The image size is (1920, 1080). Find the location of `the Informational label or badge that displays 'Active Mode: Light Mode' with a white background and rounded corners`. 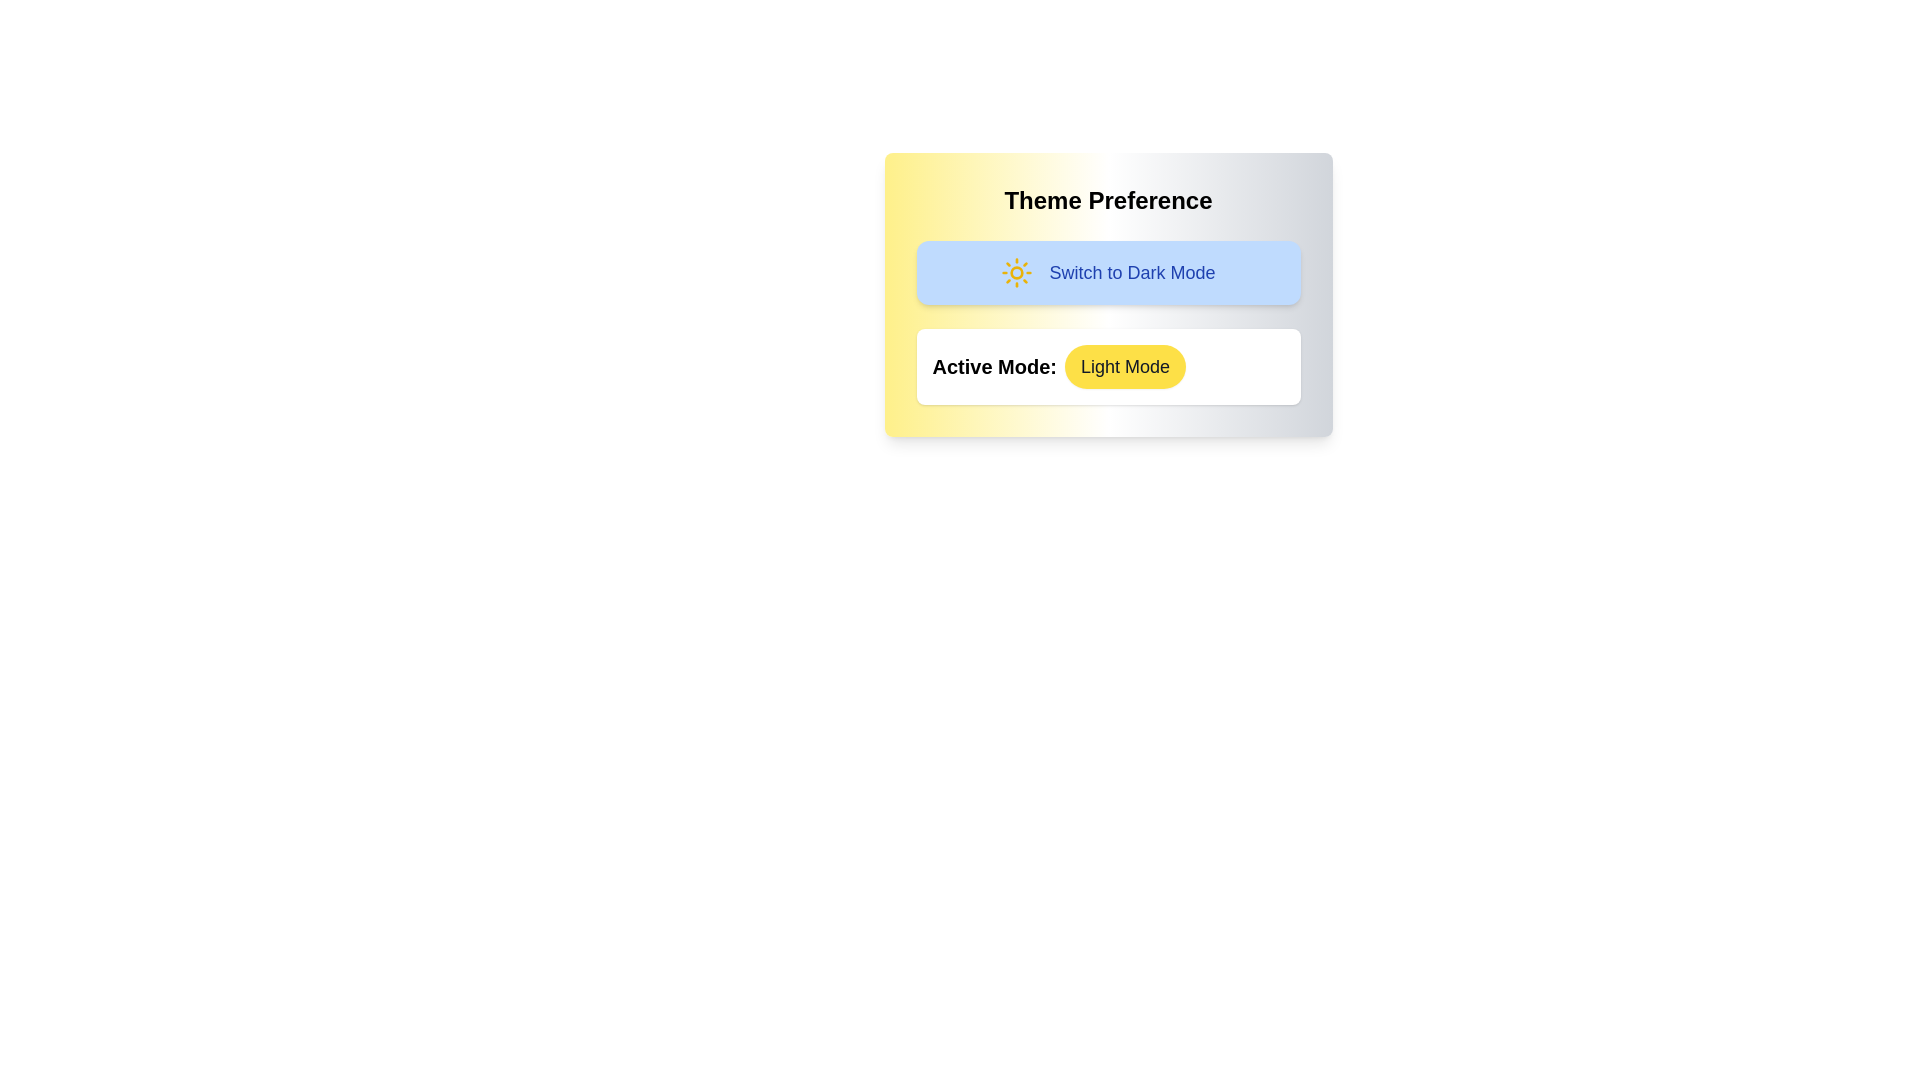

the Informational label or badge that displays 'Active Mode: Light Mode' with a white background and rounded corners is located at coordinates (1107, 366).